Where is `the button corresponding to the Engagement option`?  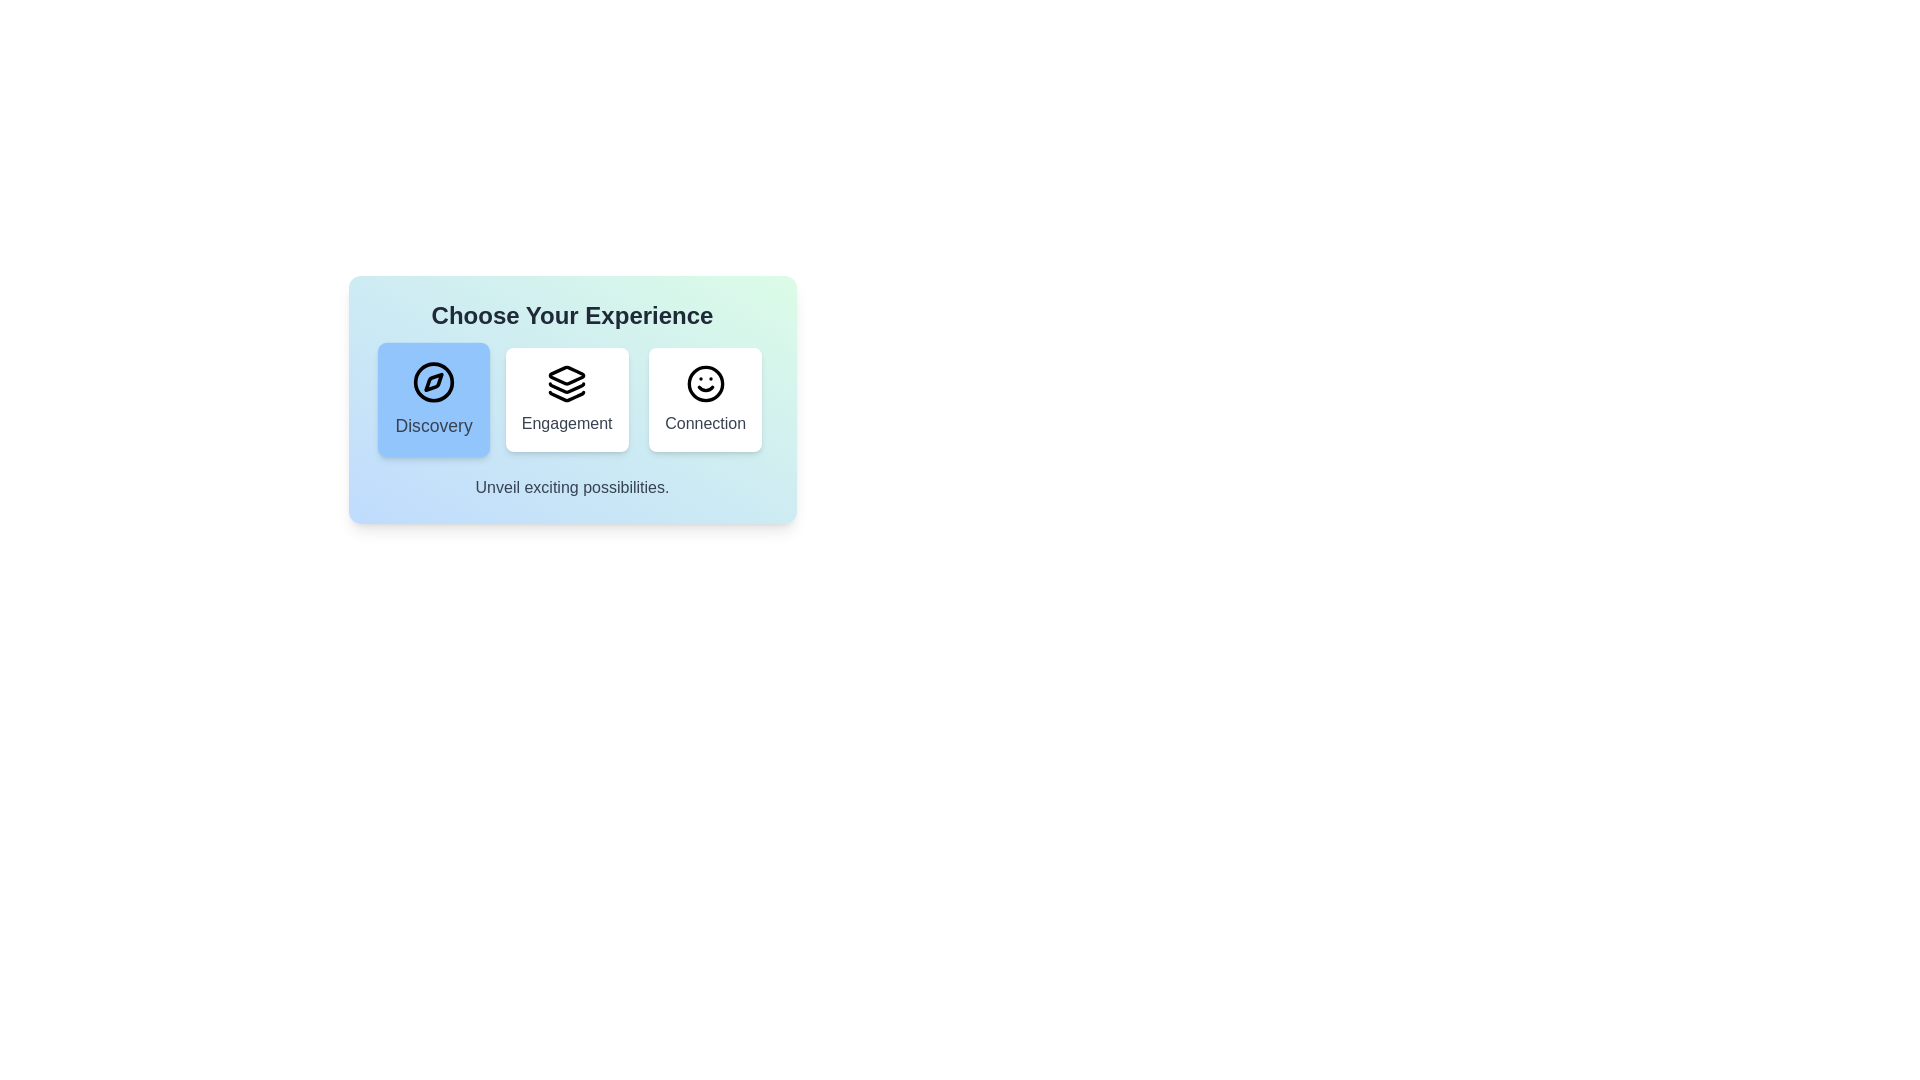
the button corresponding to the Engagement option is located at coordinates (566, 400).